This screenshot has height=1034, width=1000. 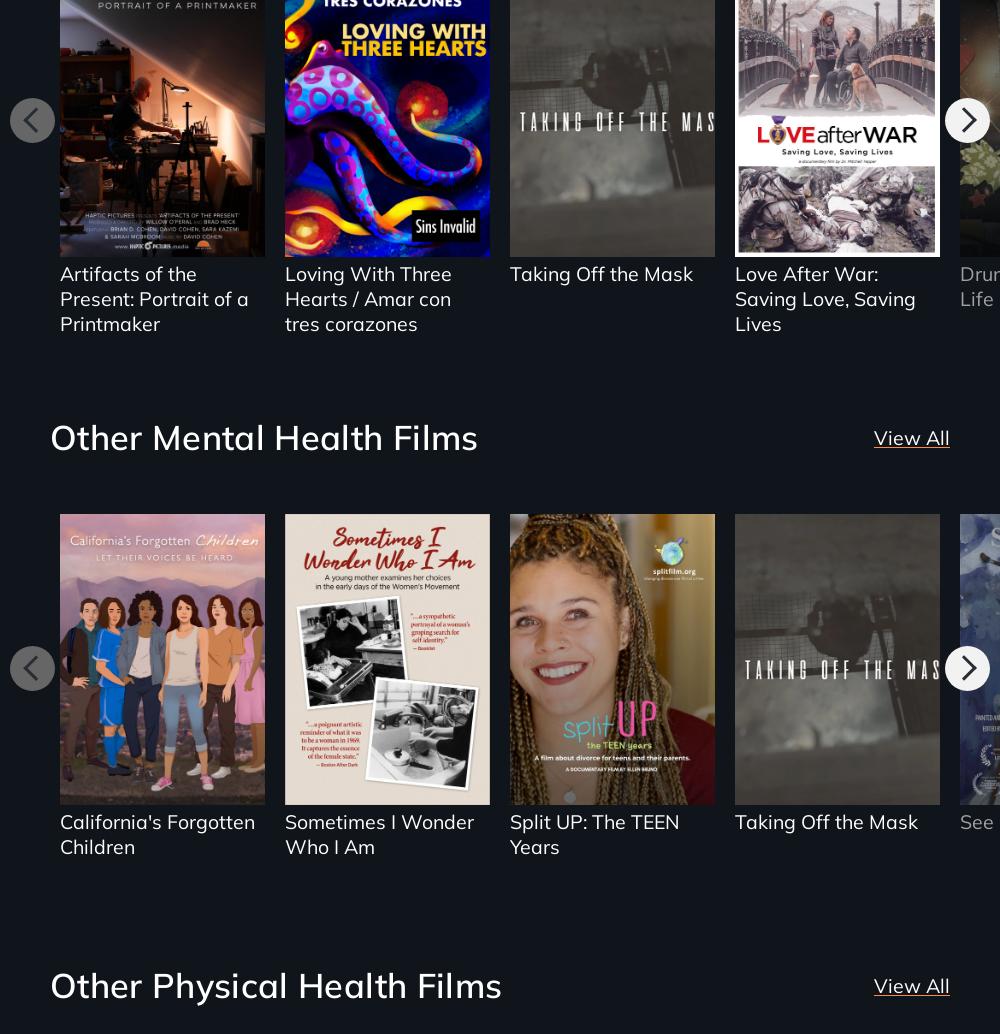 What do you see at coordinates (366, 297) in the screenshot?
I see `'Loving With Three Hearts / Amar con tres corazones'` at bounding box center [366, 297].